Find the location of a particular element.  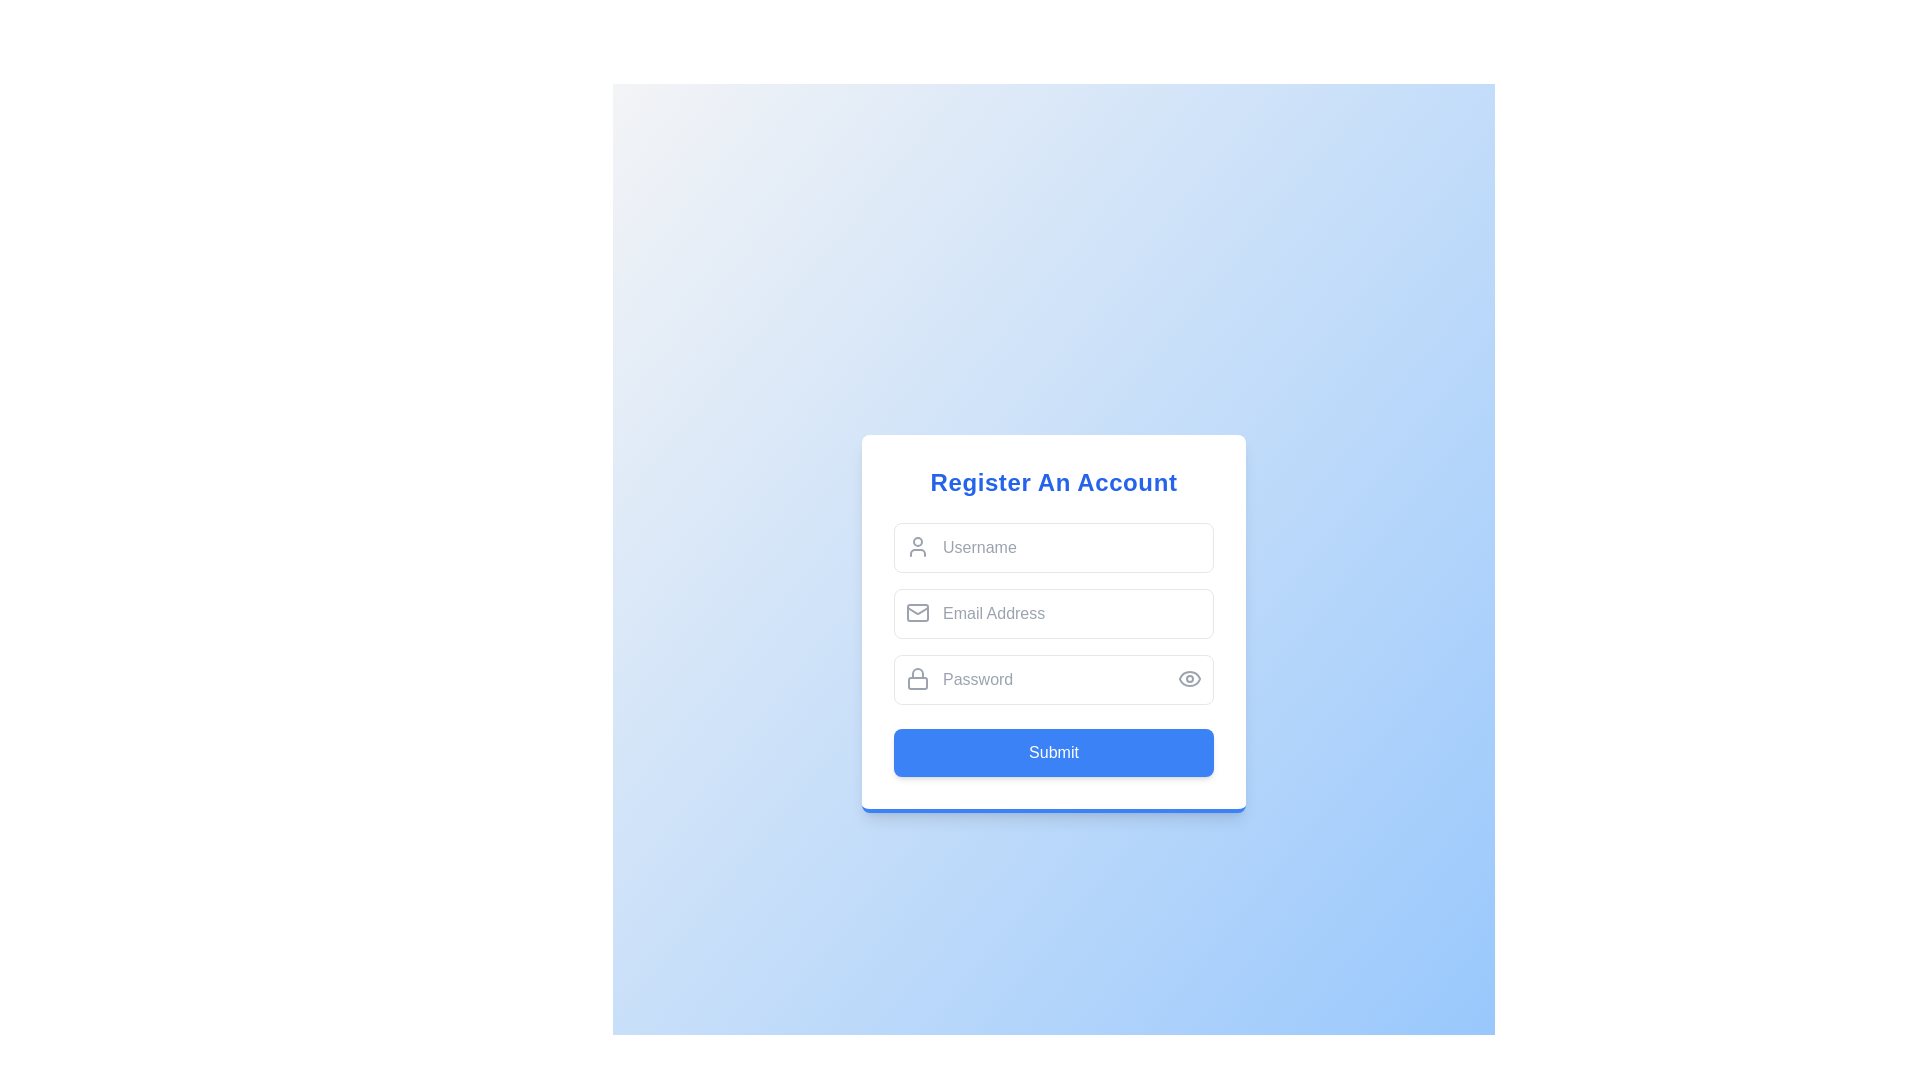

the graphical user icon that represents the username input field, located at the left margin of the username text input field is located at coordinates (916, 547).